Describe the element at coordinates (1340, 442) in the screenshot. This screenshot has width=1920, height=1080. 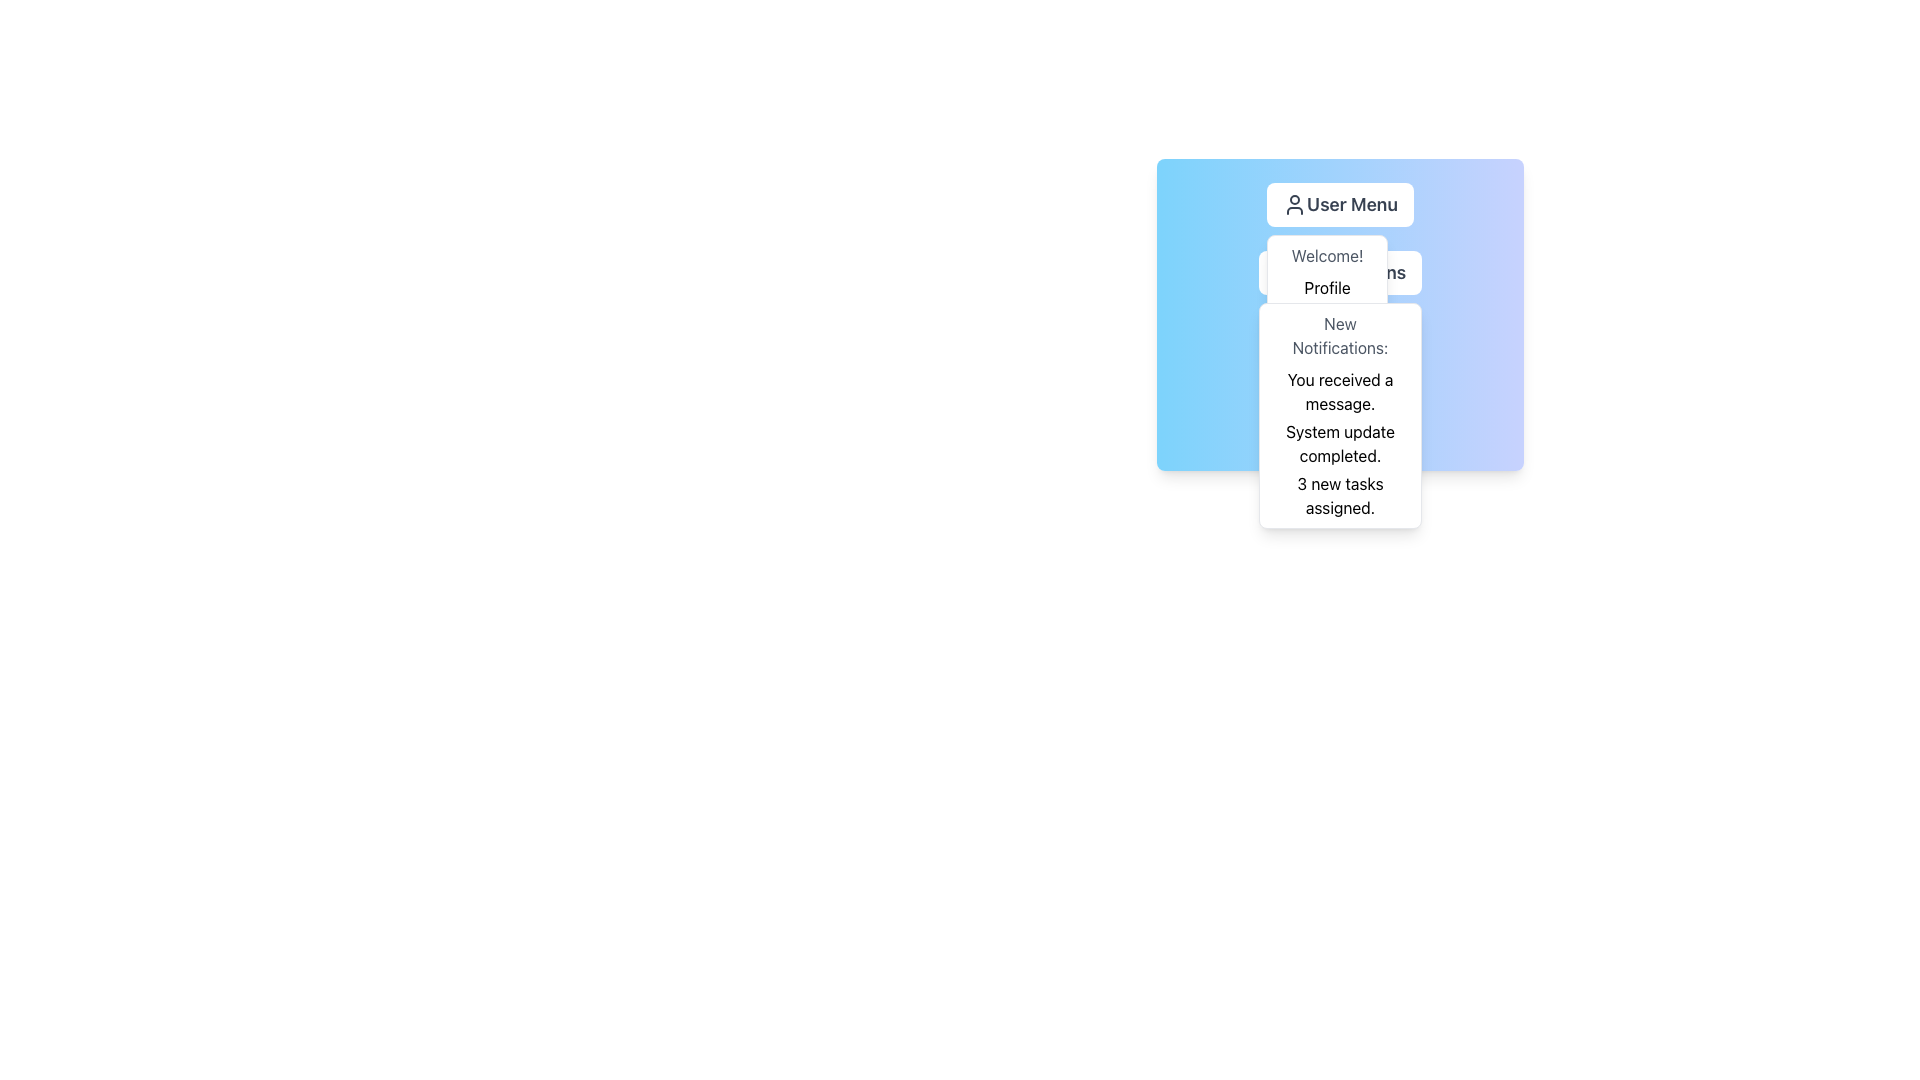
I see `the Text block that displays notifications, located directly below 'New Notifications:', to interact with adjacent elements` at that location.